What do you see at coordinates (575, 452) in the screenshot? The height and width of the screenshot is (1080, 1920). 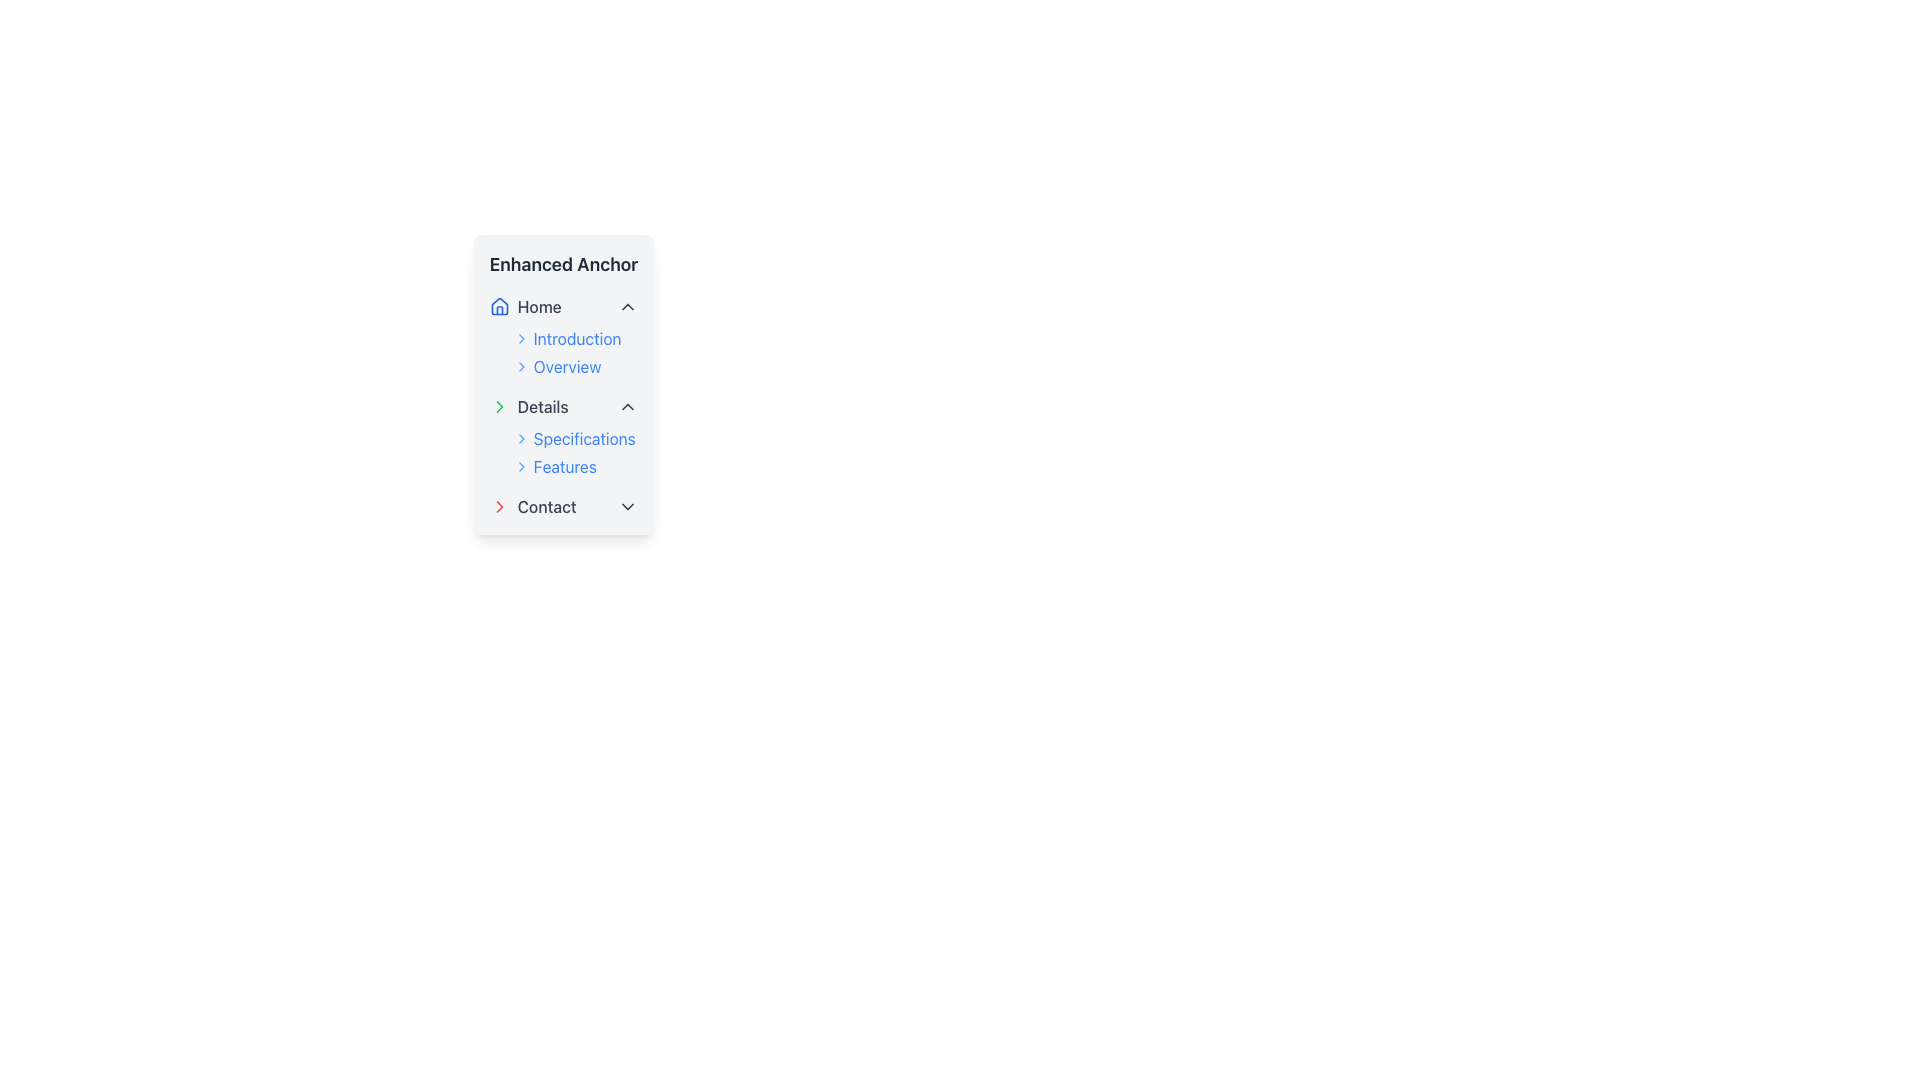 I see `the right-arrow icon beside the 'Specifications' text in the Expandable list group` at bounding box center [575, 452].